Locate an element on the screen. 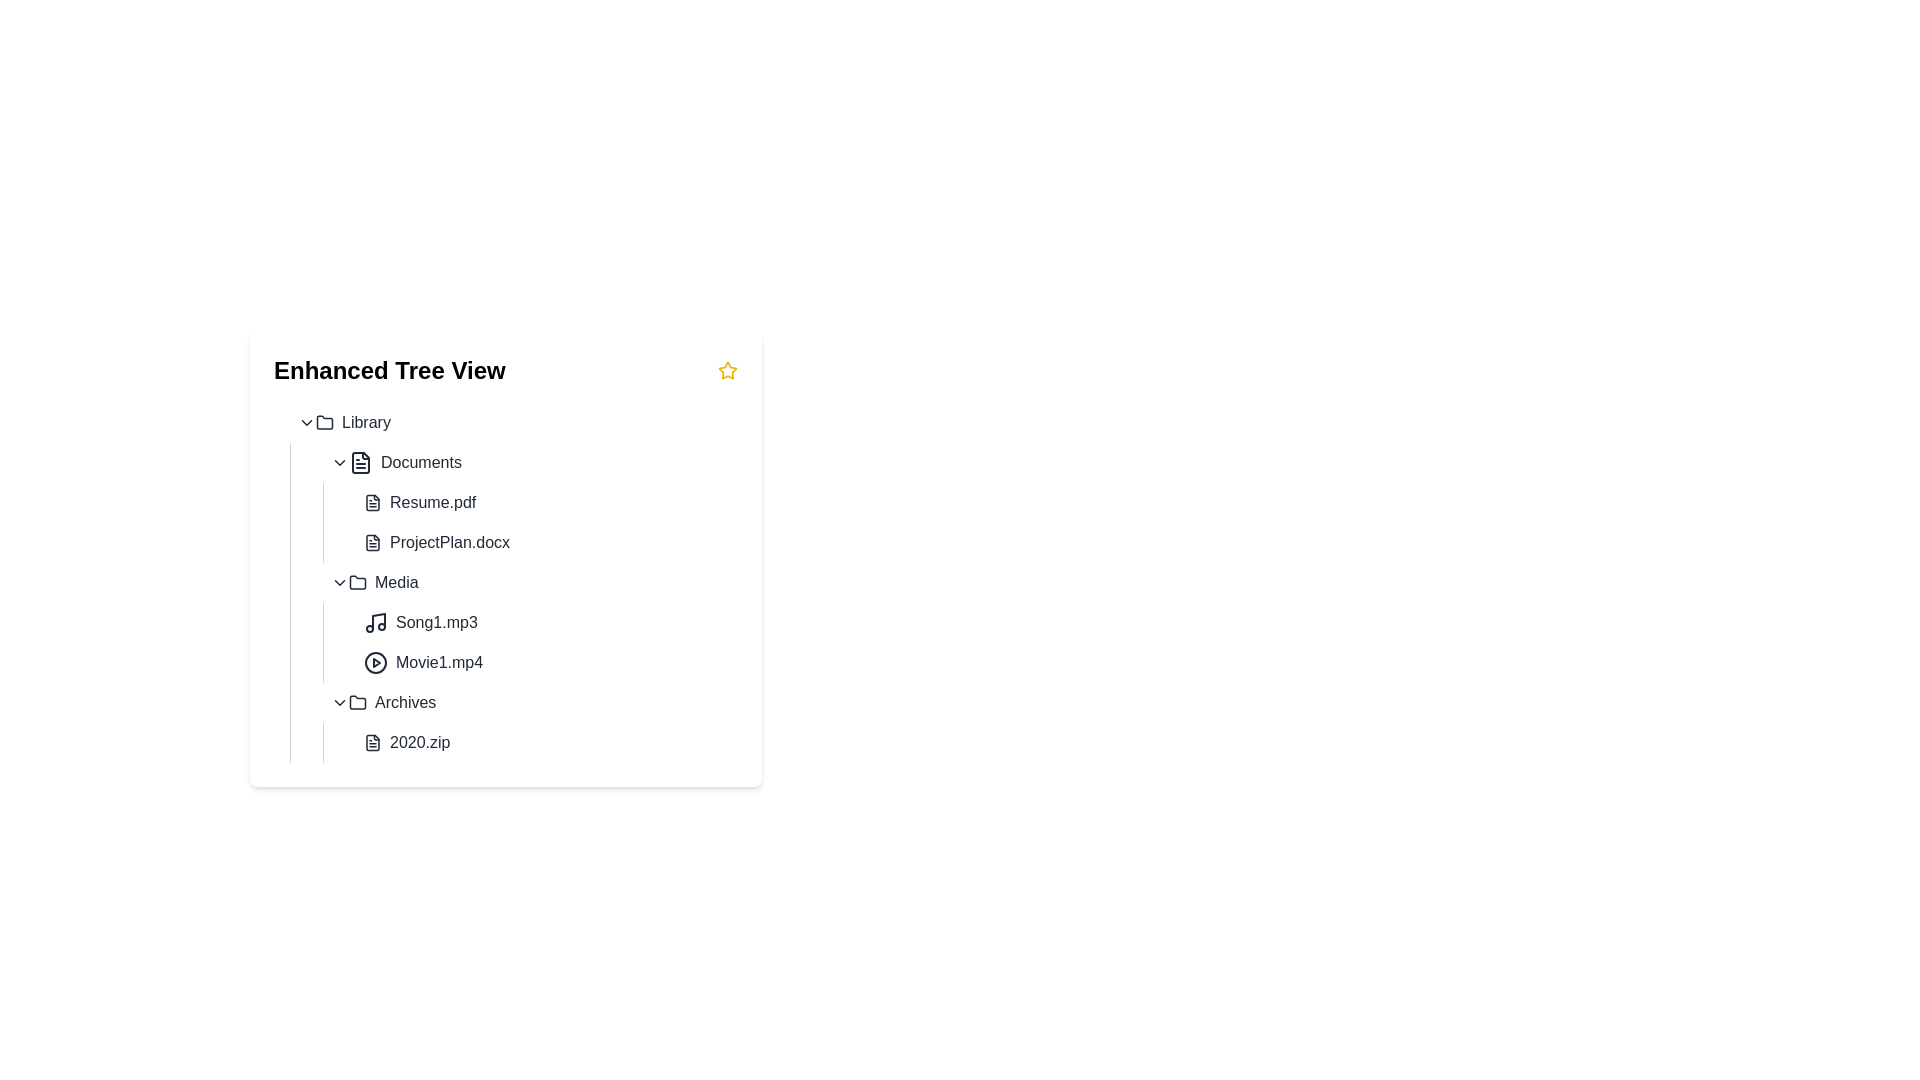 The width and height of the screenshot is (1920, 1080). the chevron icon that toggles the 'Library' section is located at coordinates (306, 422).